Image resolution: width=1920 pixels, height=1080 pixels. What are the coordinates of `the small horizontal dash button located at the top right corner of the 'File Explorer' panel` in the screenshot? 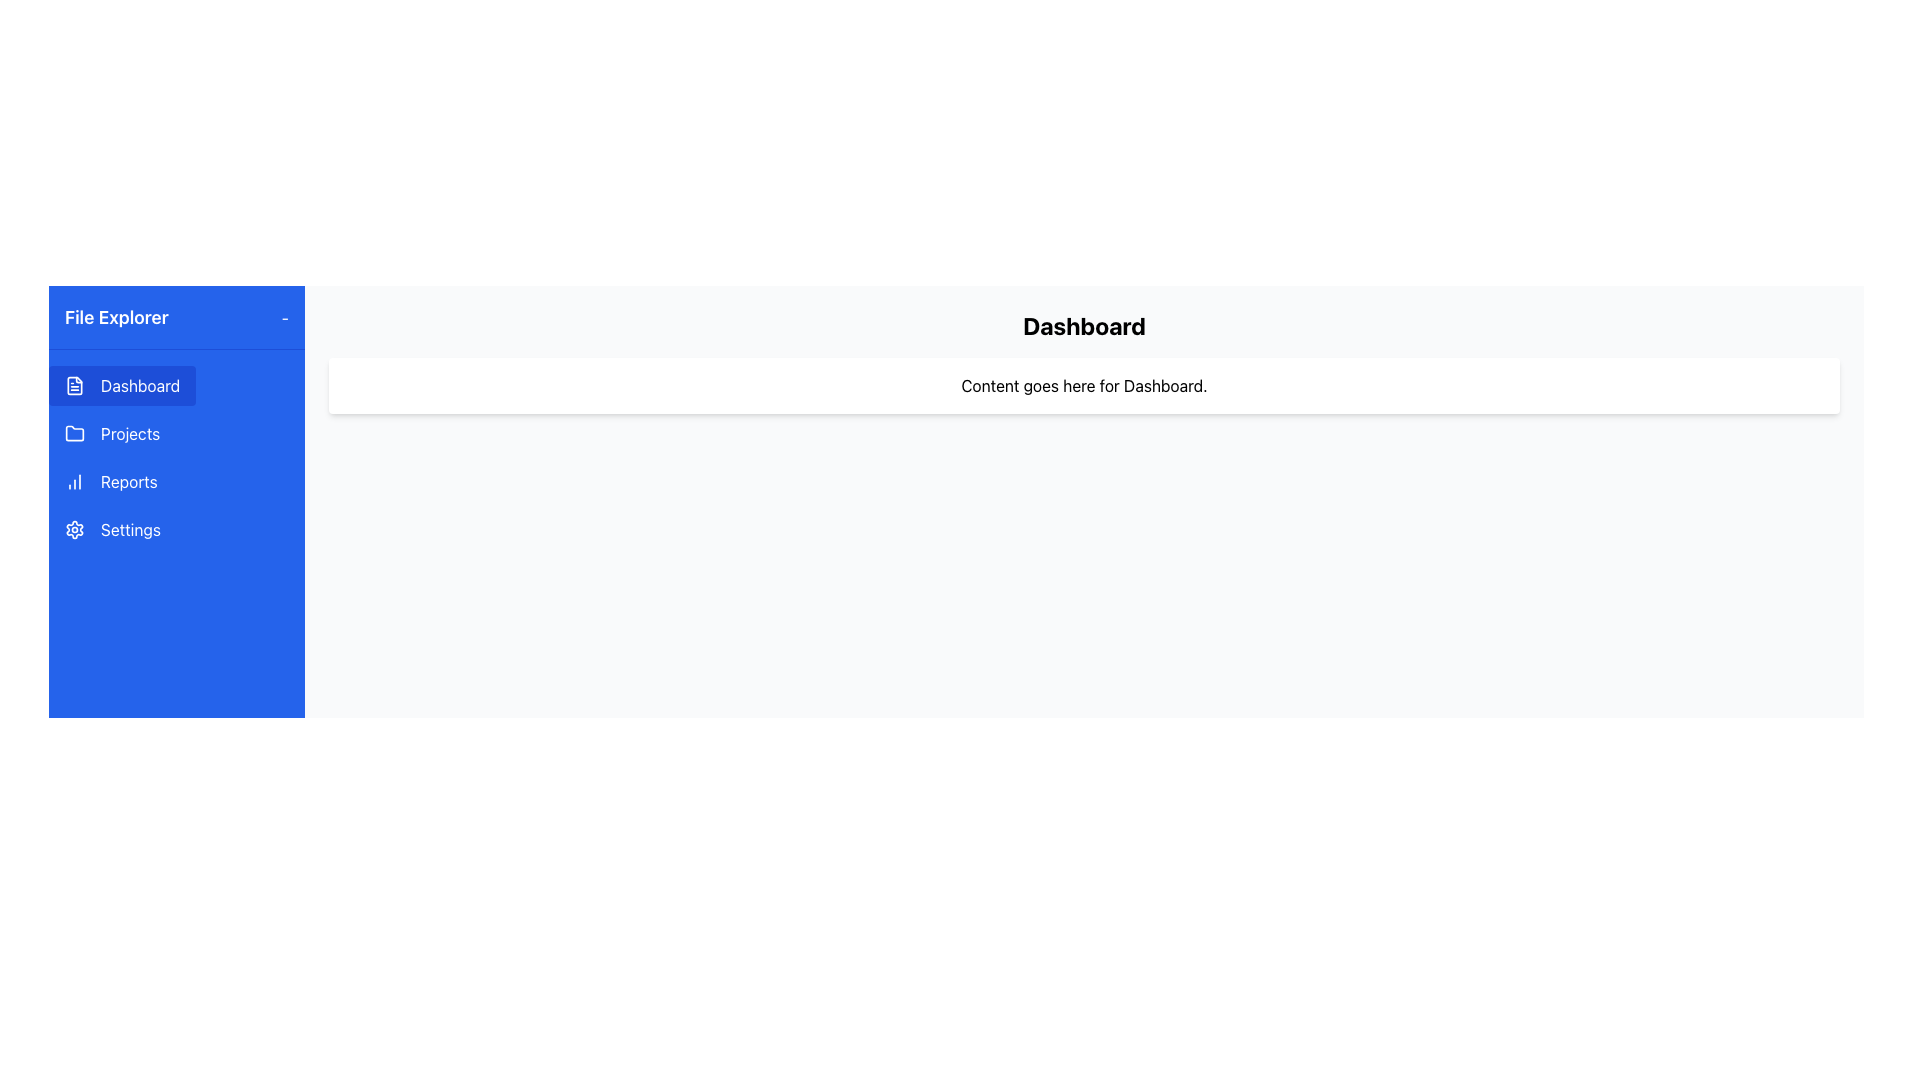 It's located at (284, 316).